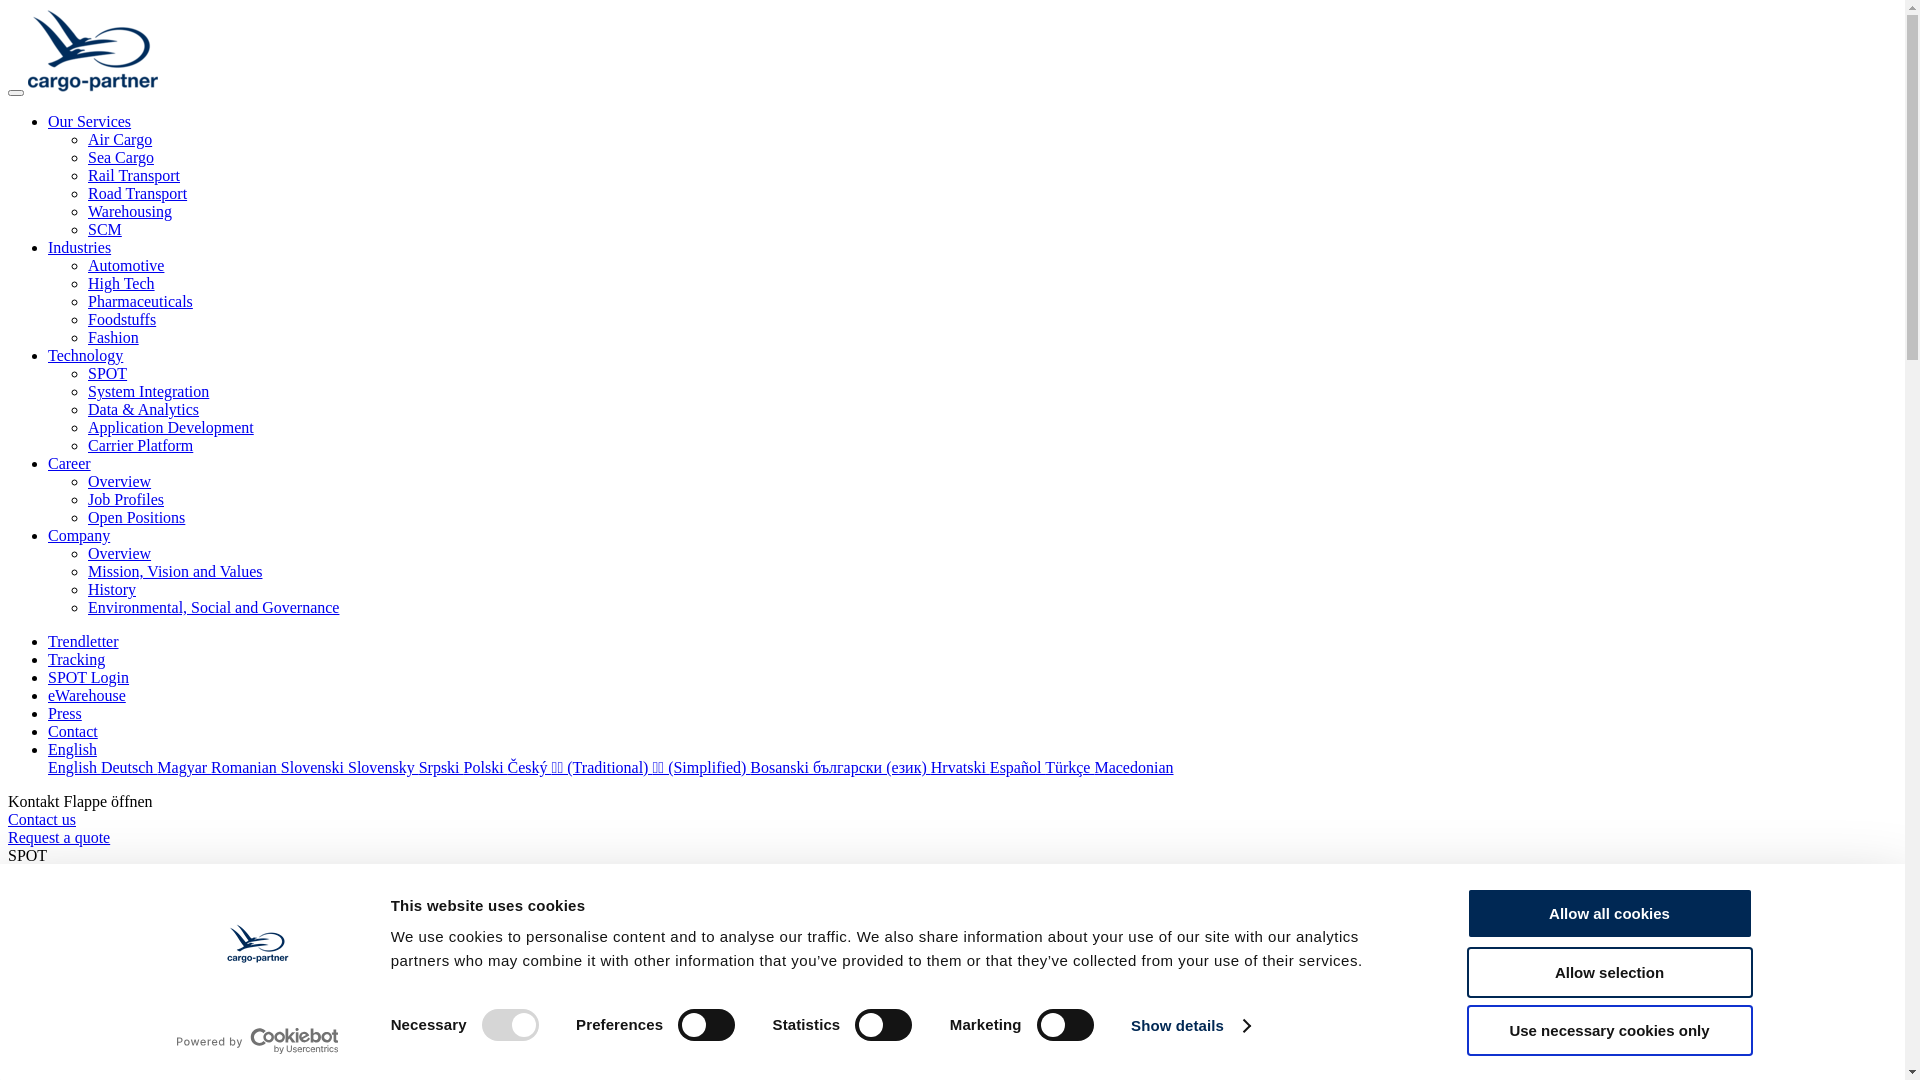 The height and width of the screenshot is (1080, 1920). I want to click on 'System Integration', so click(86, 391).